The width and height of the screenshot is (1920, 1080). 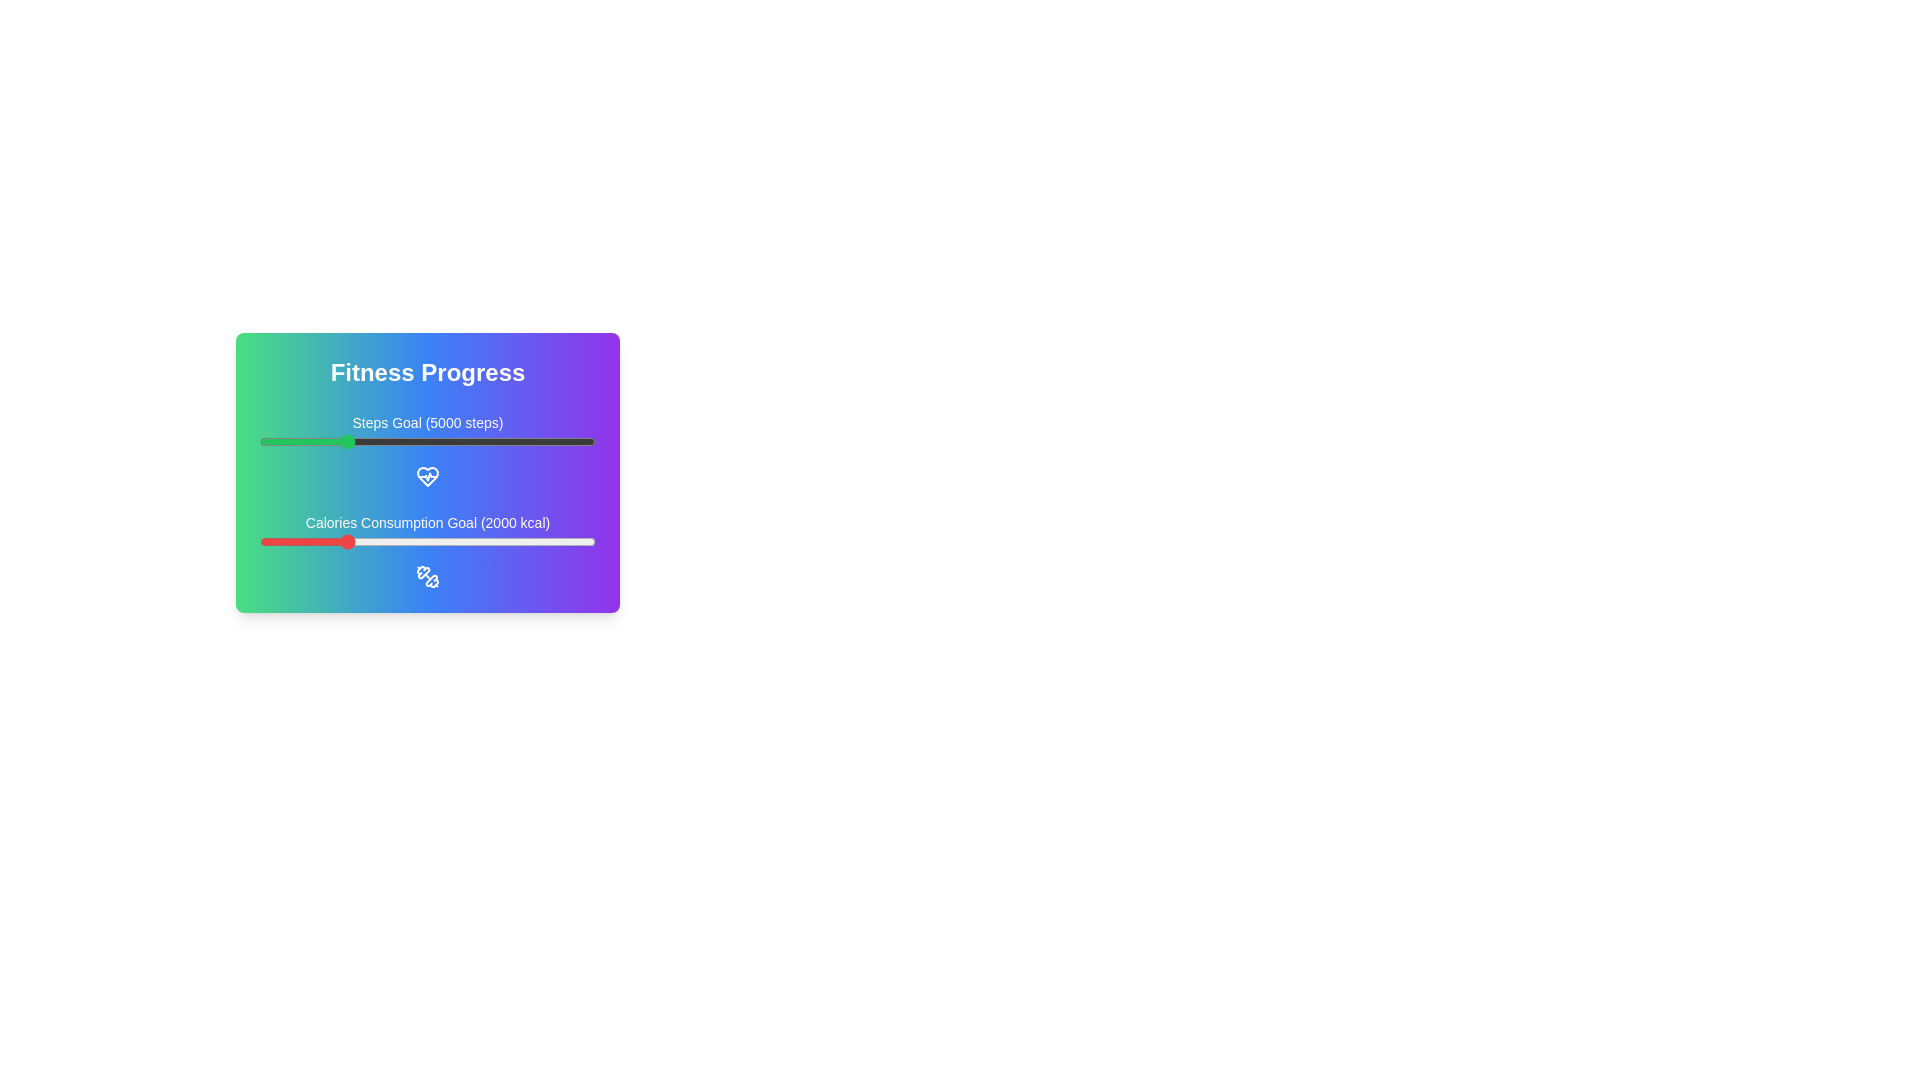 What do you see at coordinates (320, 542) in the screenshot?
I see `the calorie goal` at bounding box center [320, 542].